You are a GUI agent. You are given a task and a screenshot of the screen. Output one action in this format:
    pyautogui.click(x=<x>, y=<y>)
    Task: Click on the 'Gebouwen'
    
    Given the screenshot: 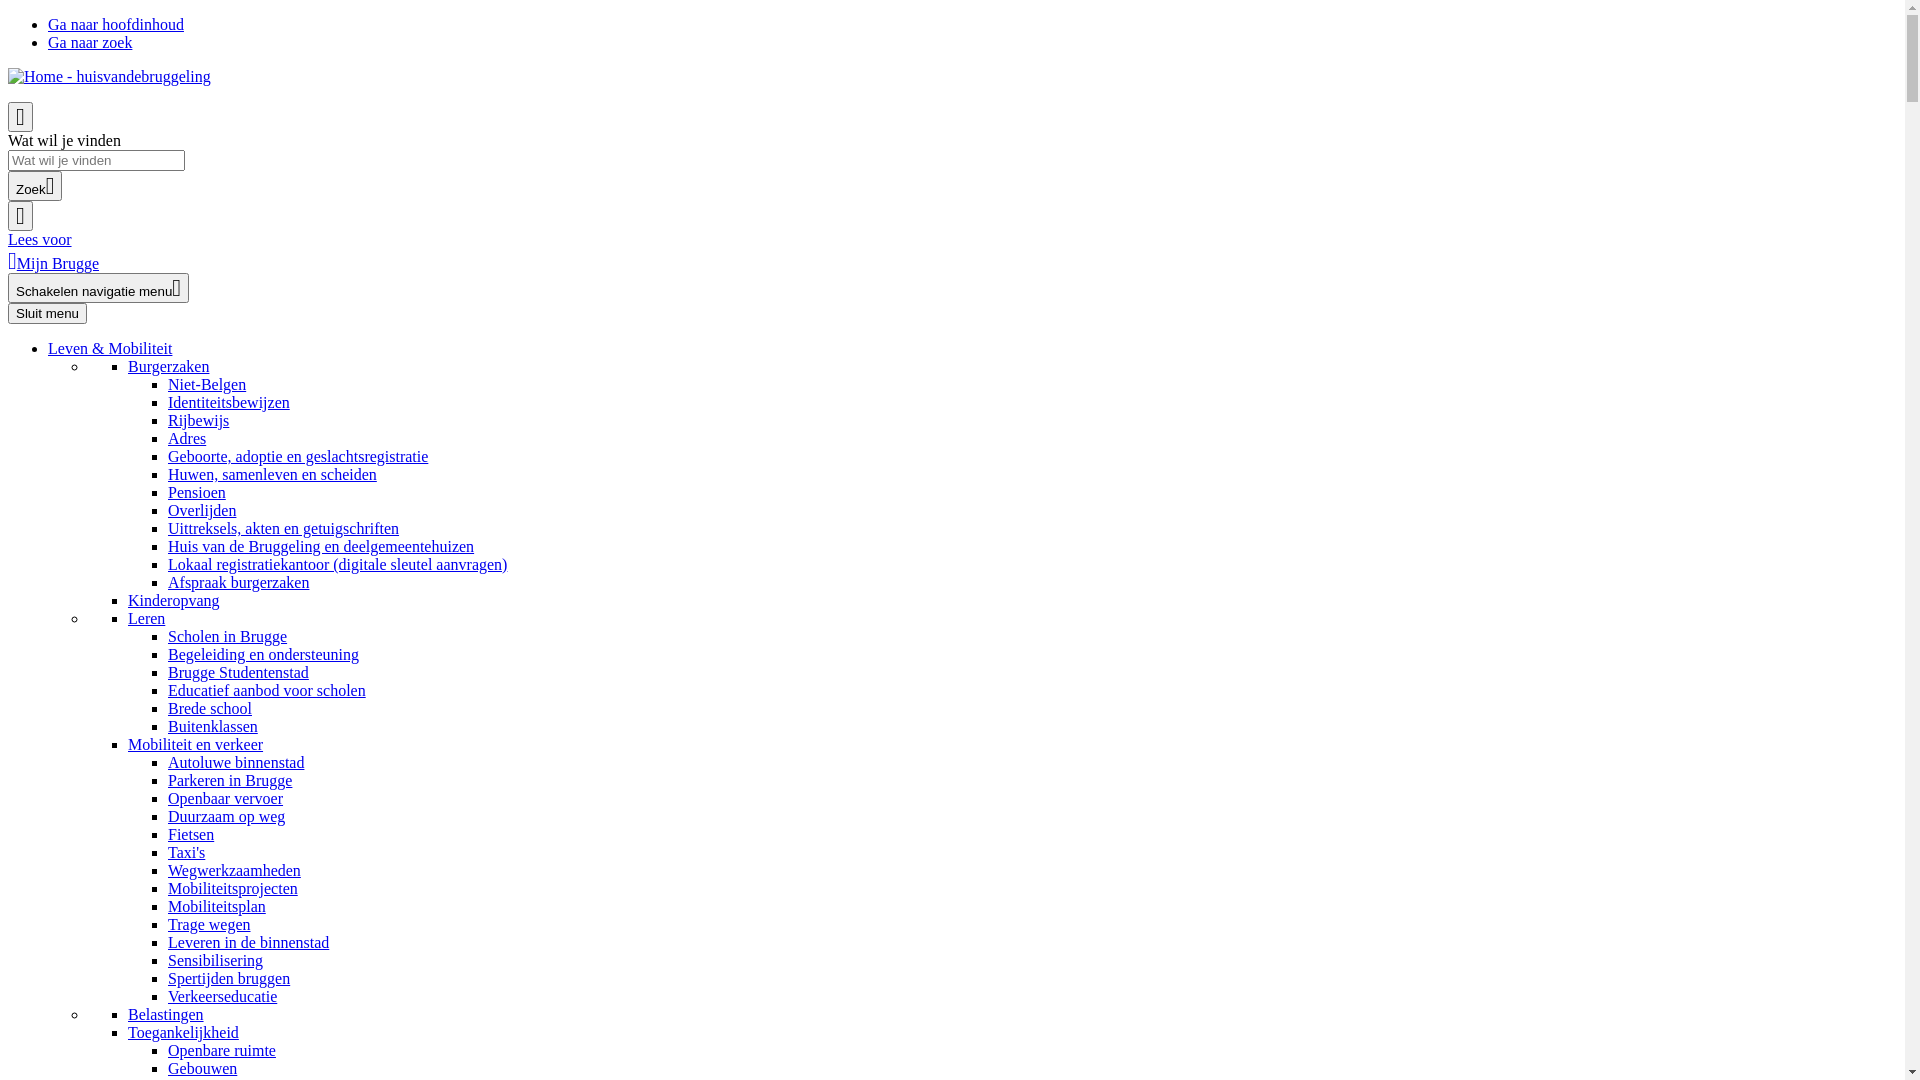 What is the action you would take?
    pyautogui.click(x=202, y=1067)
    